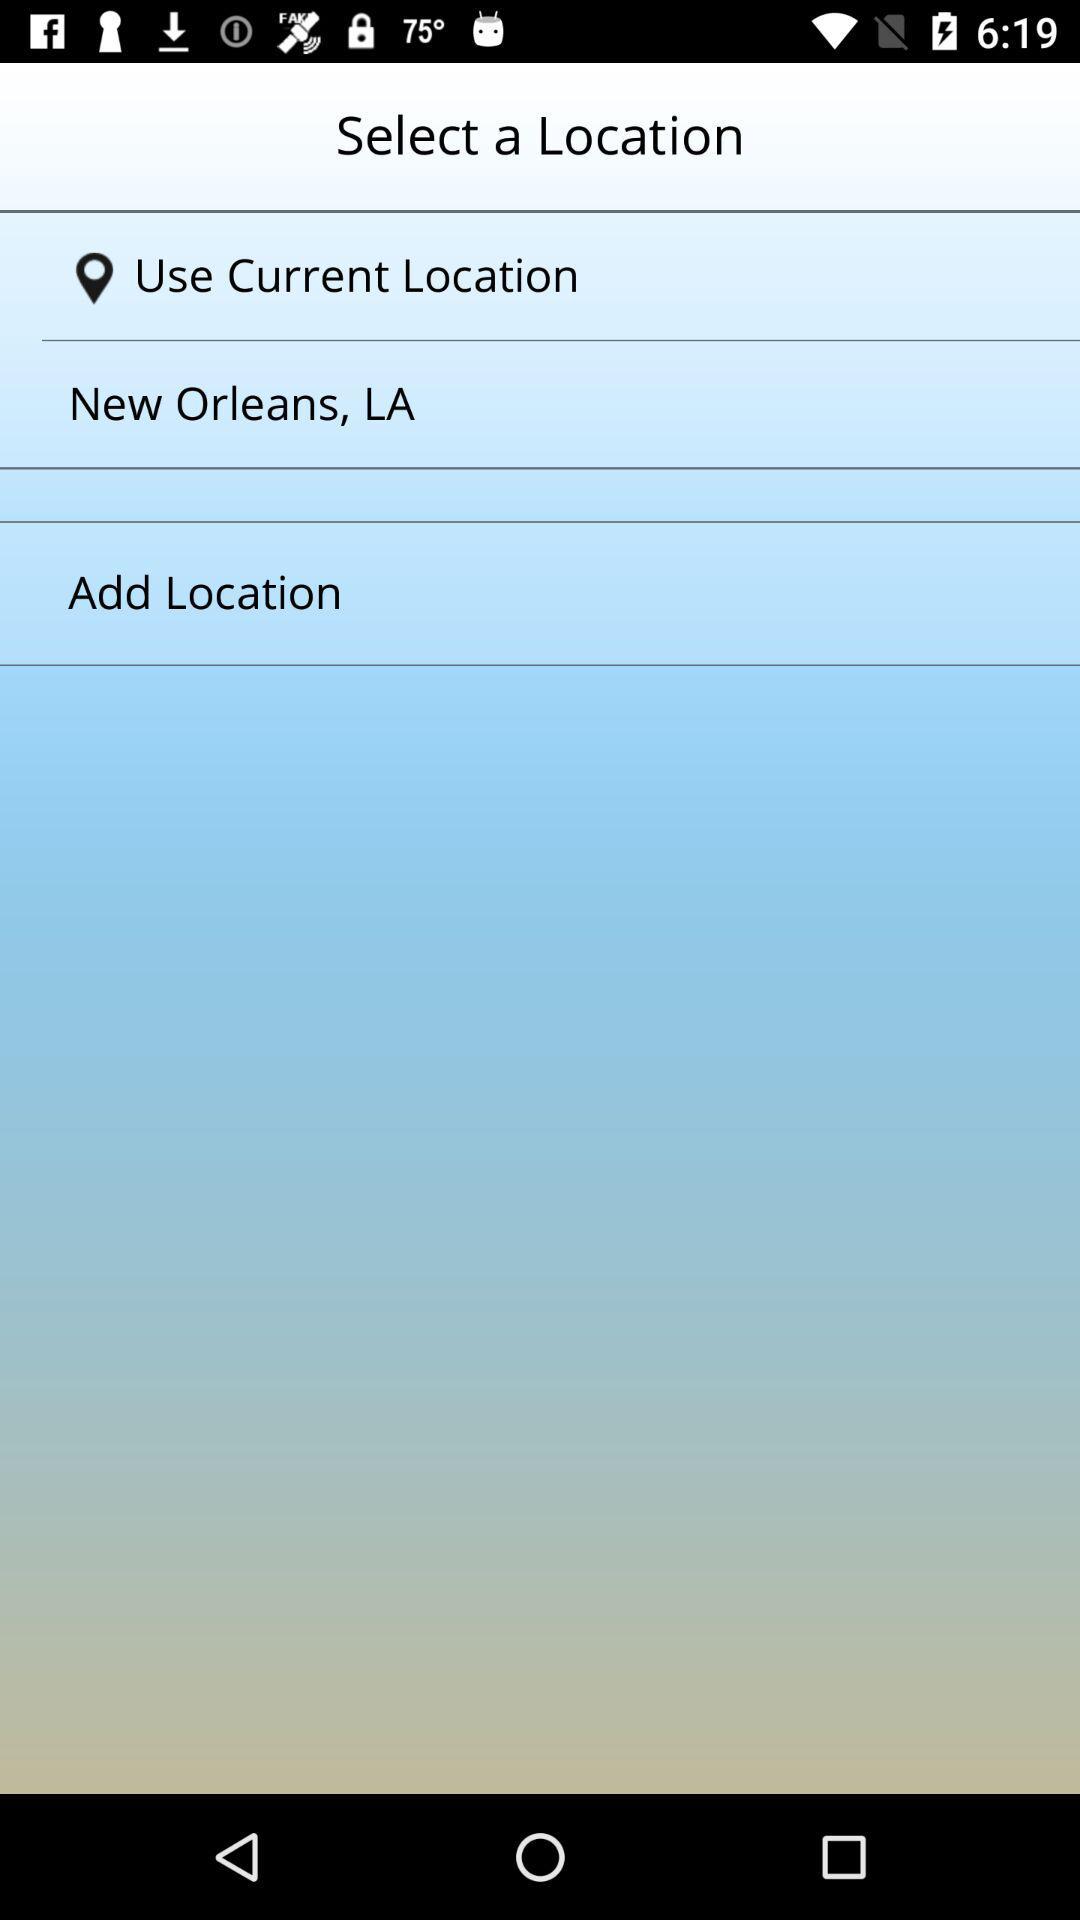  Describe the element at coordinates (514, 403) in the screenshot. I see `new orleans la which is above the add location` at that location.